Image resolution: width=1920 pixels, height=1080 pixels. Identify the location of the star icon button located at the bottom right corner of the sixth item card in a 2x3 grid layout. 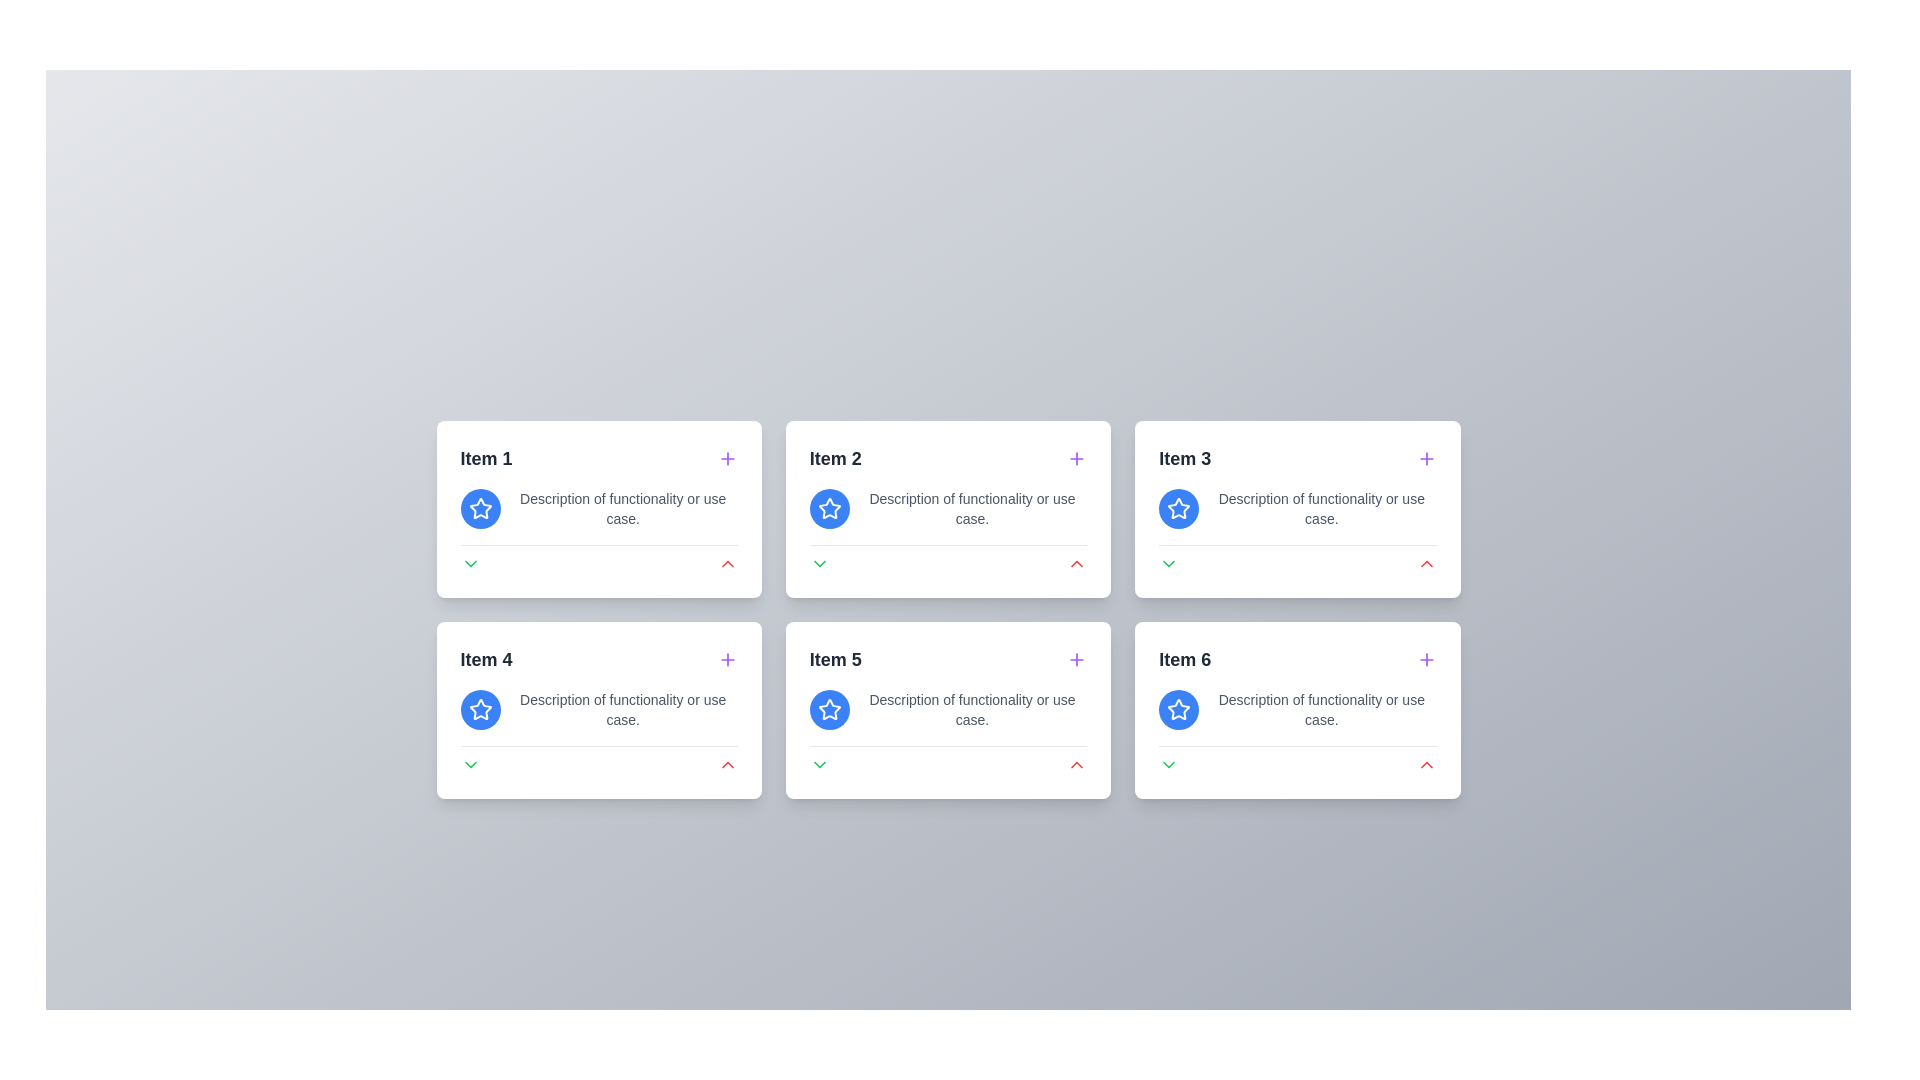
(1179, 708).